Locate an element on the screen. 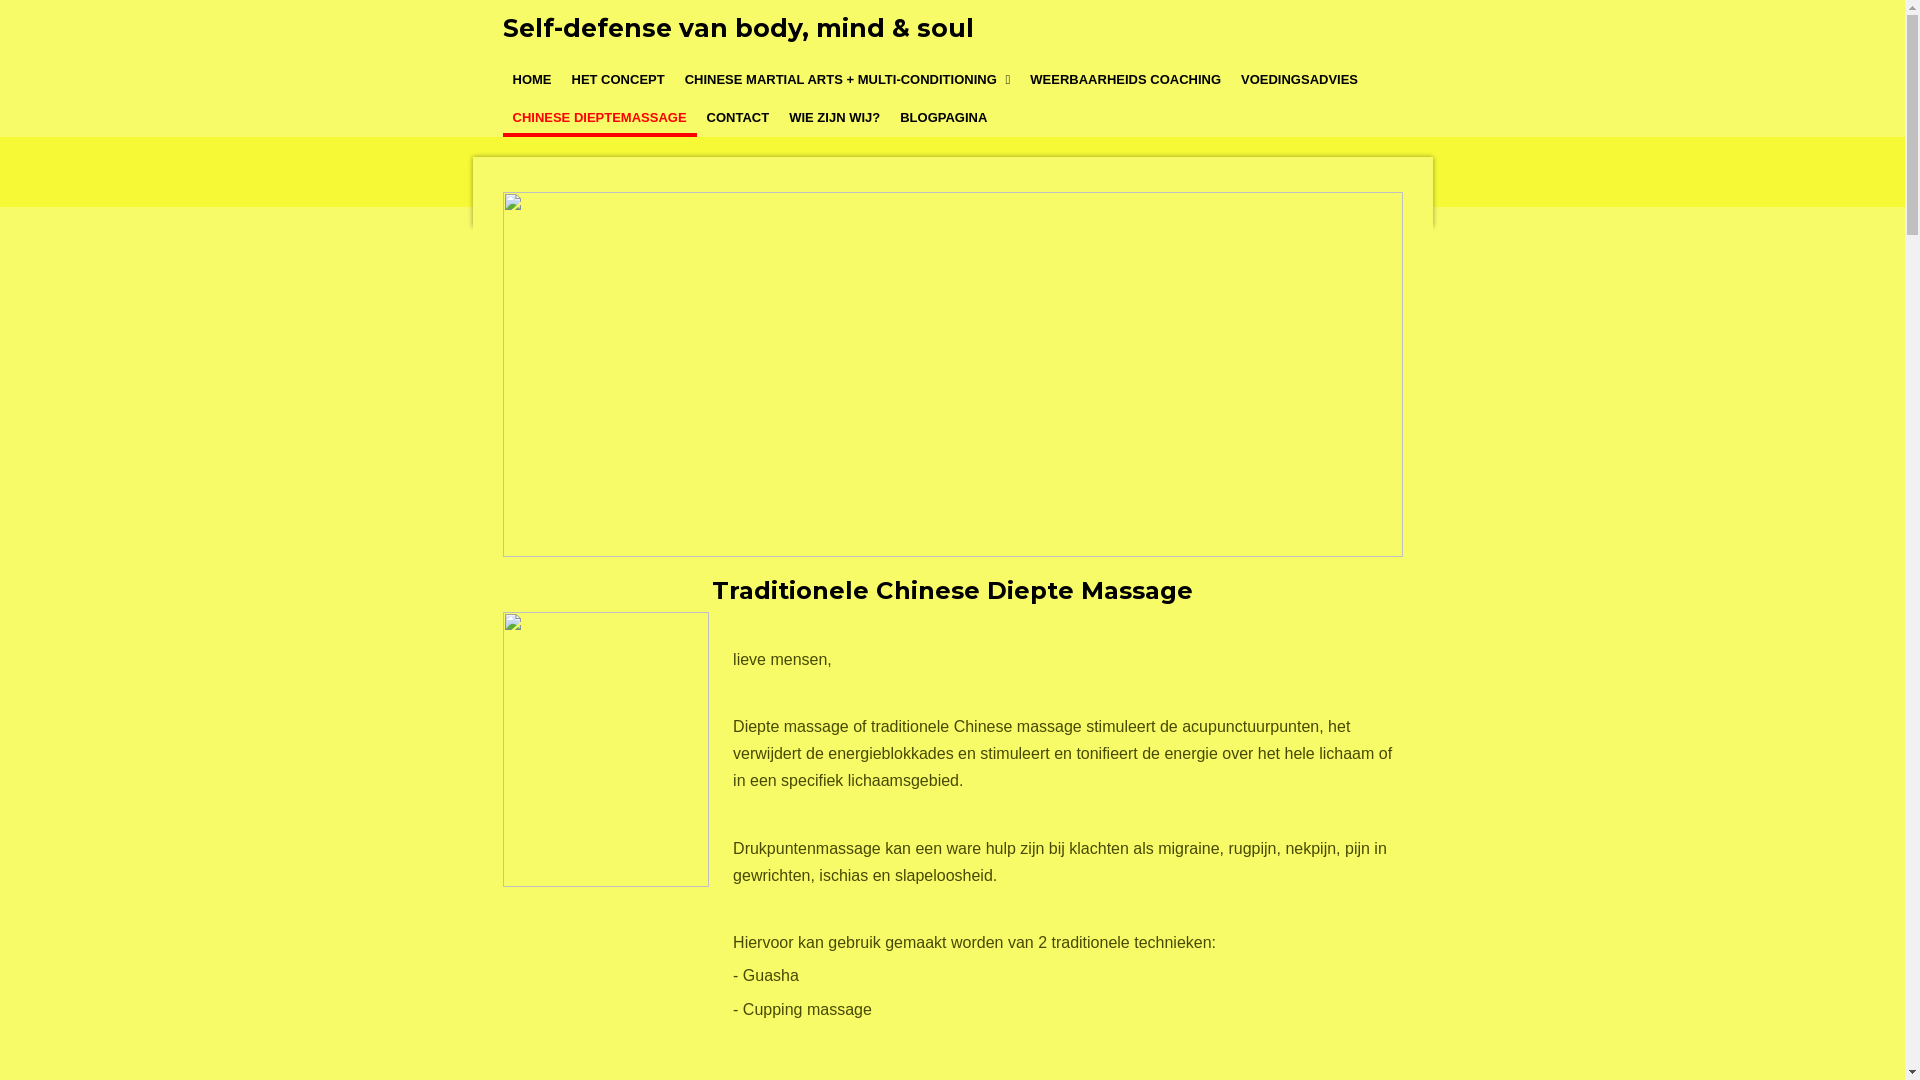 This screenshot has height=1080, width=1920. 'CHINESE DIEPTEMASSAGE' is located at coordinates (598, 118).